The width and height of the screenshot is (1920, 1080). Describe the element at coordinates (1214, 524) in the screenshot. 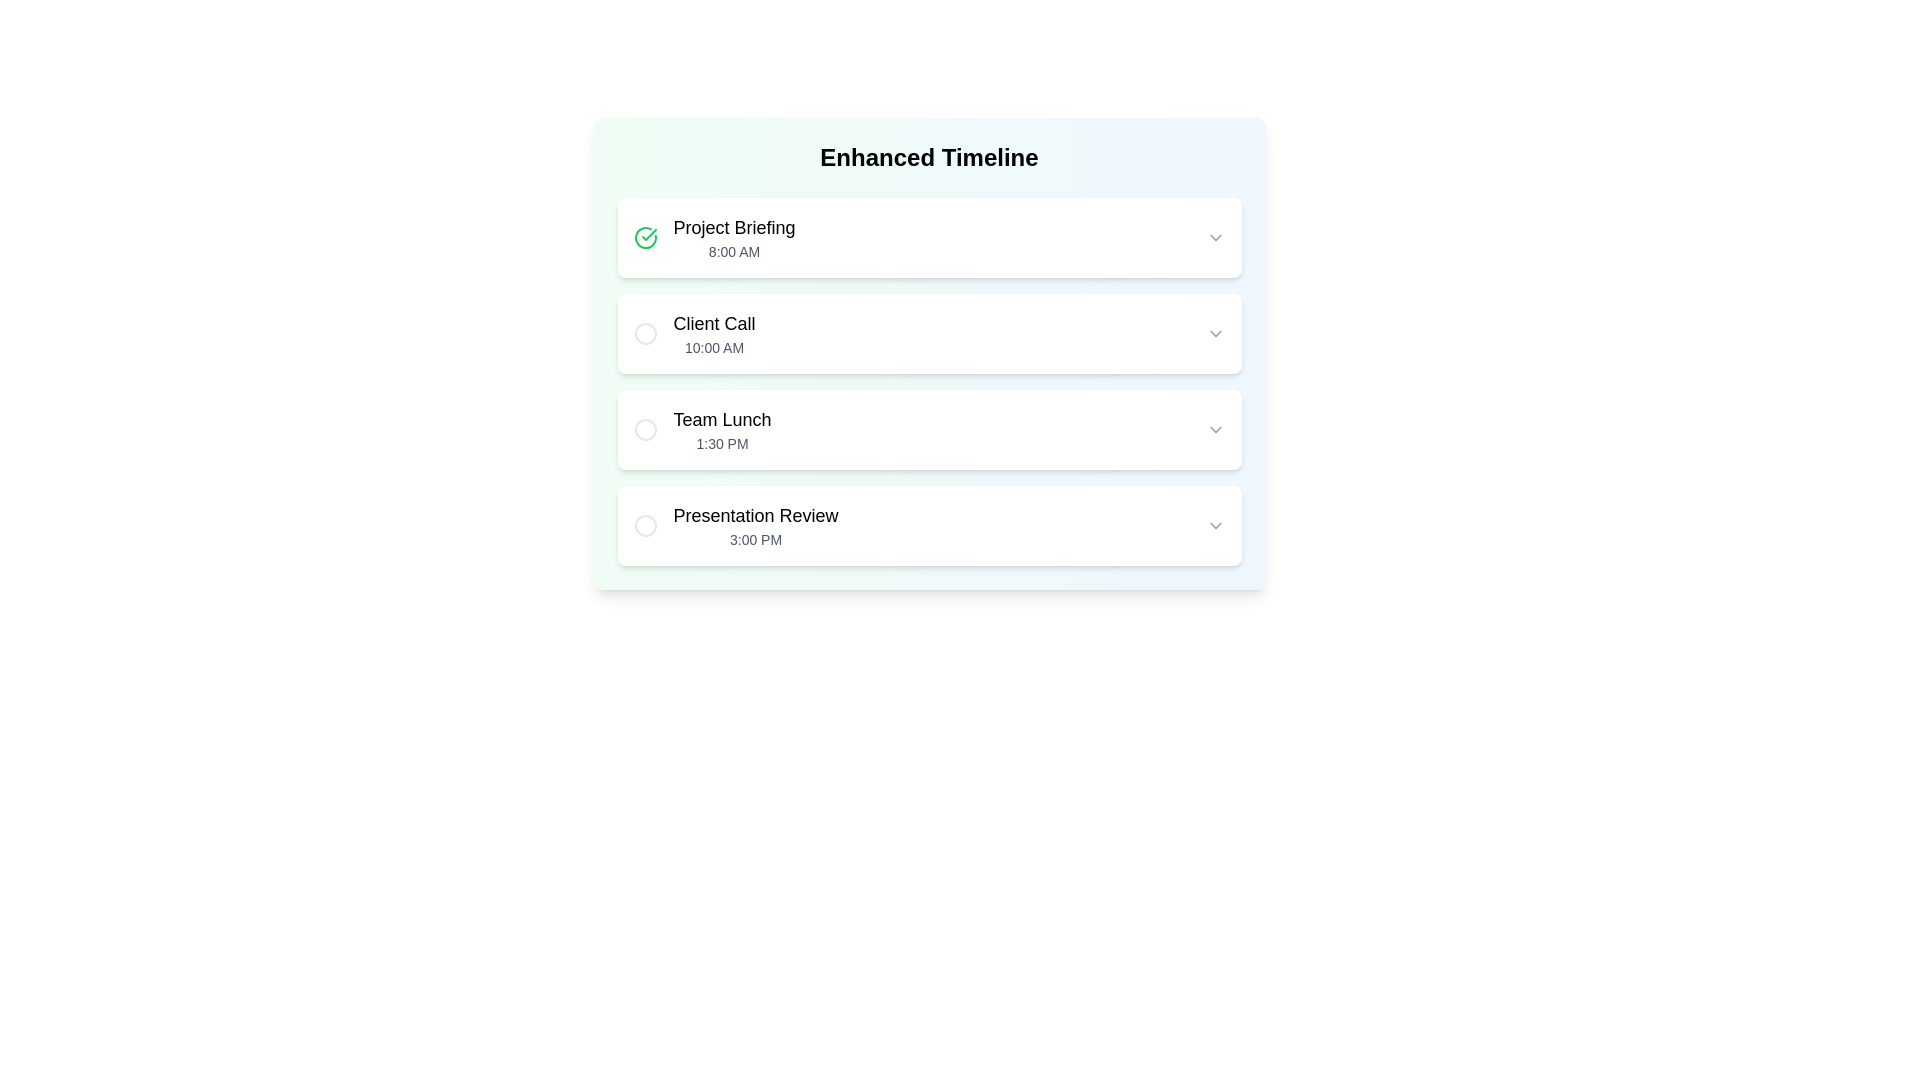

I see `the downward-pointing chevron icon, styled in gray, located at the far right of the 'Presentation Review' row at 3:00 PM to indicate its interactivity` at that location.